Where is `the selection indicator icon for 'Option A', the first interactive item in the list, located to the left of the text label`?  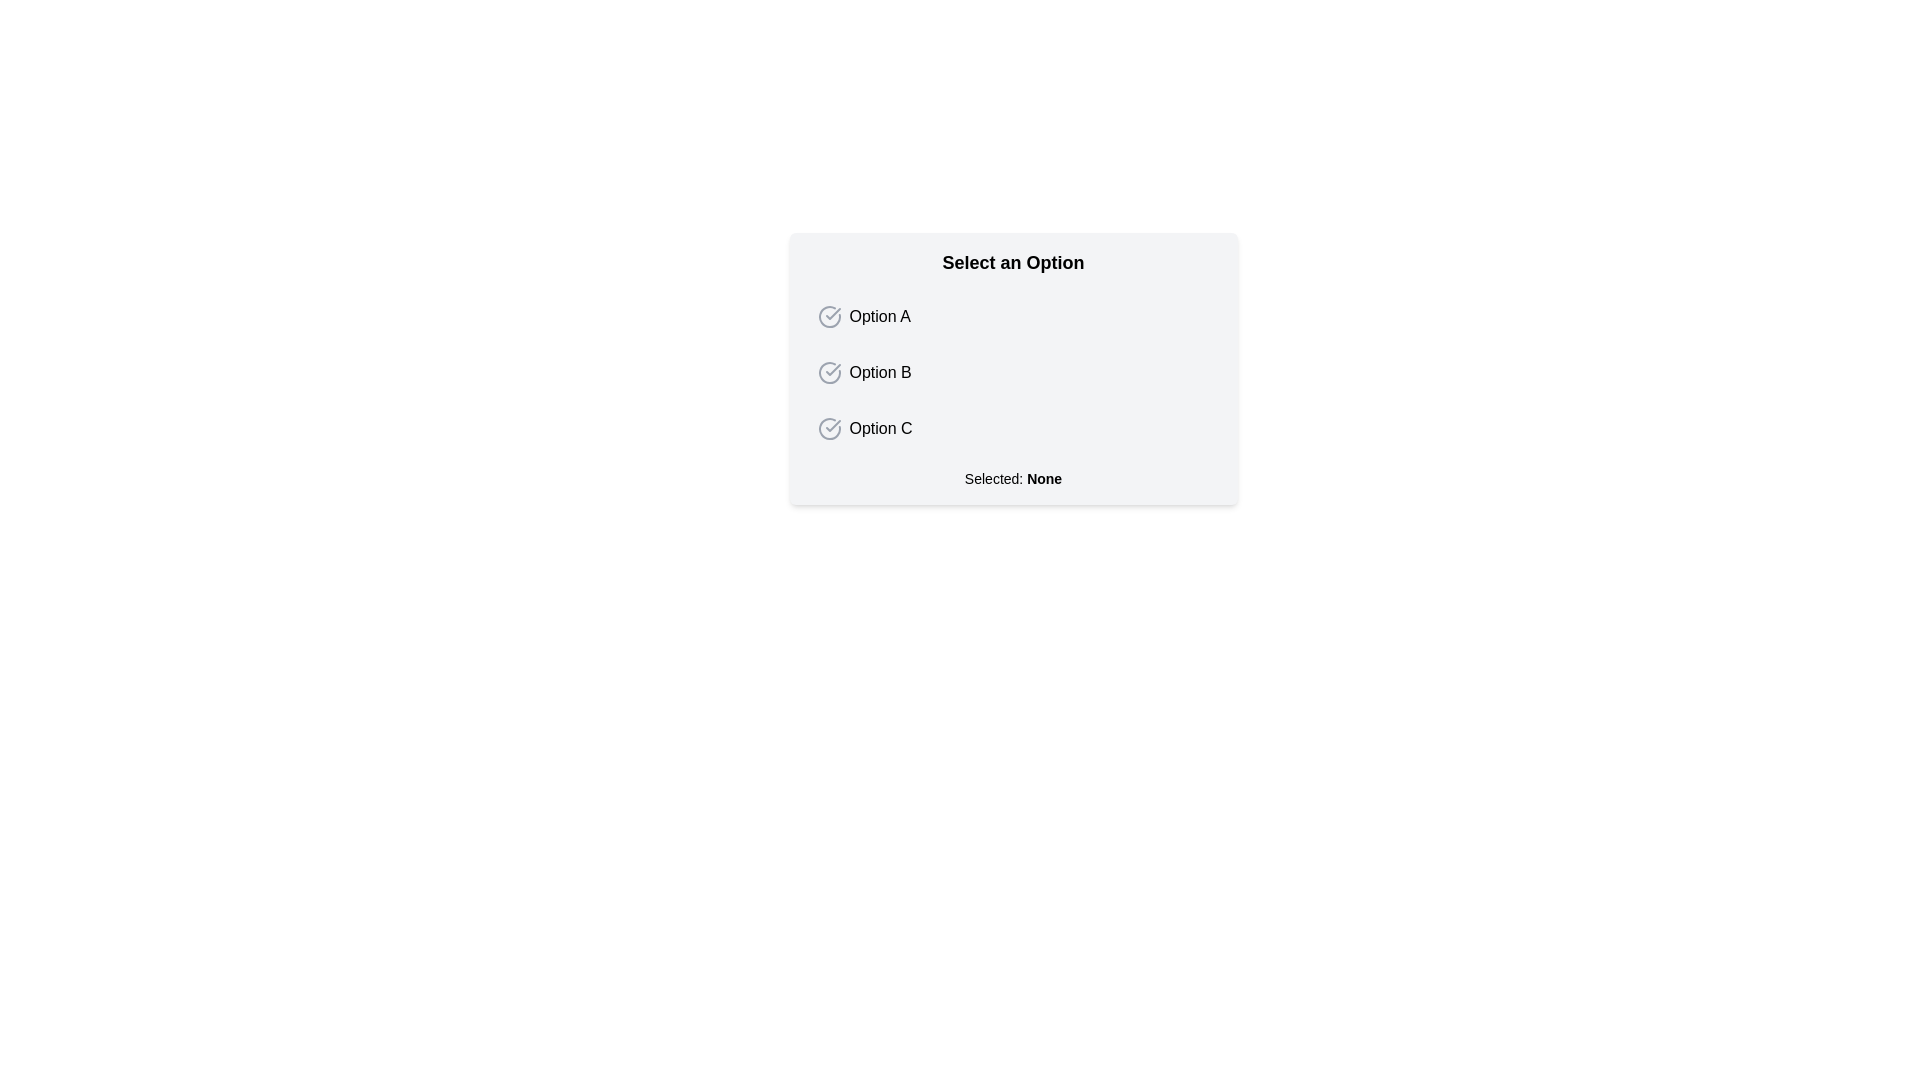
the selection indicator icon for 'Option A', the first interactive item in the list, located to the left of the text label is located at coordinates (829, 315).